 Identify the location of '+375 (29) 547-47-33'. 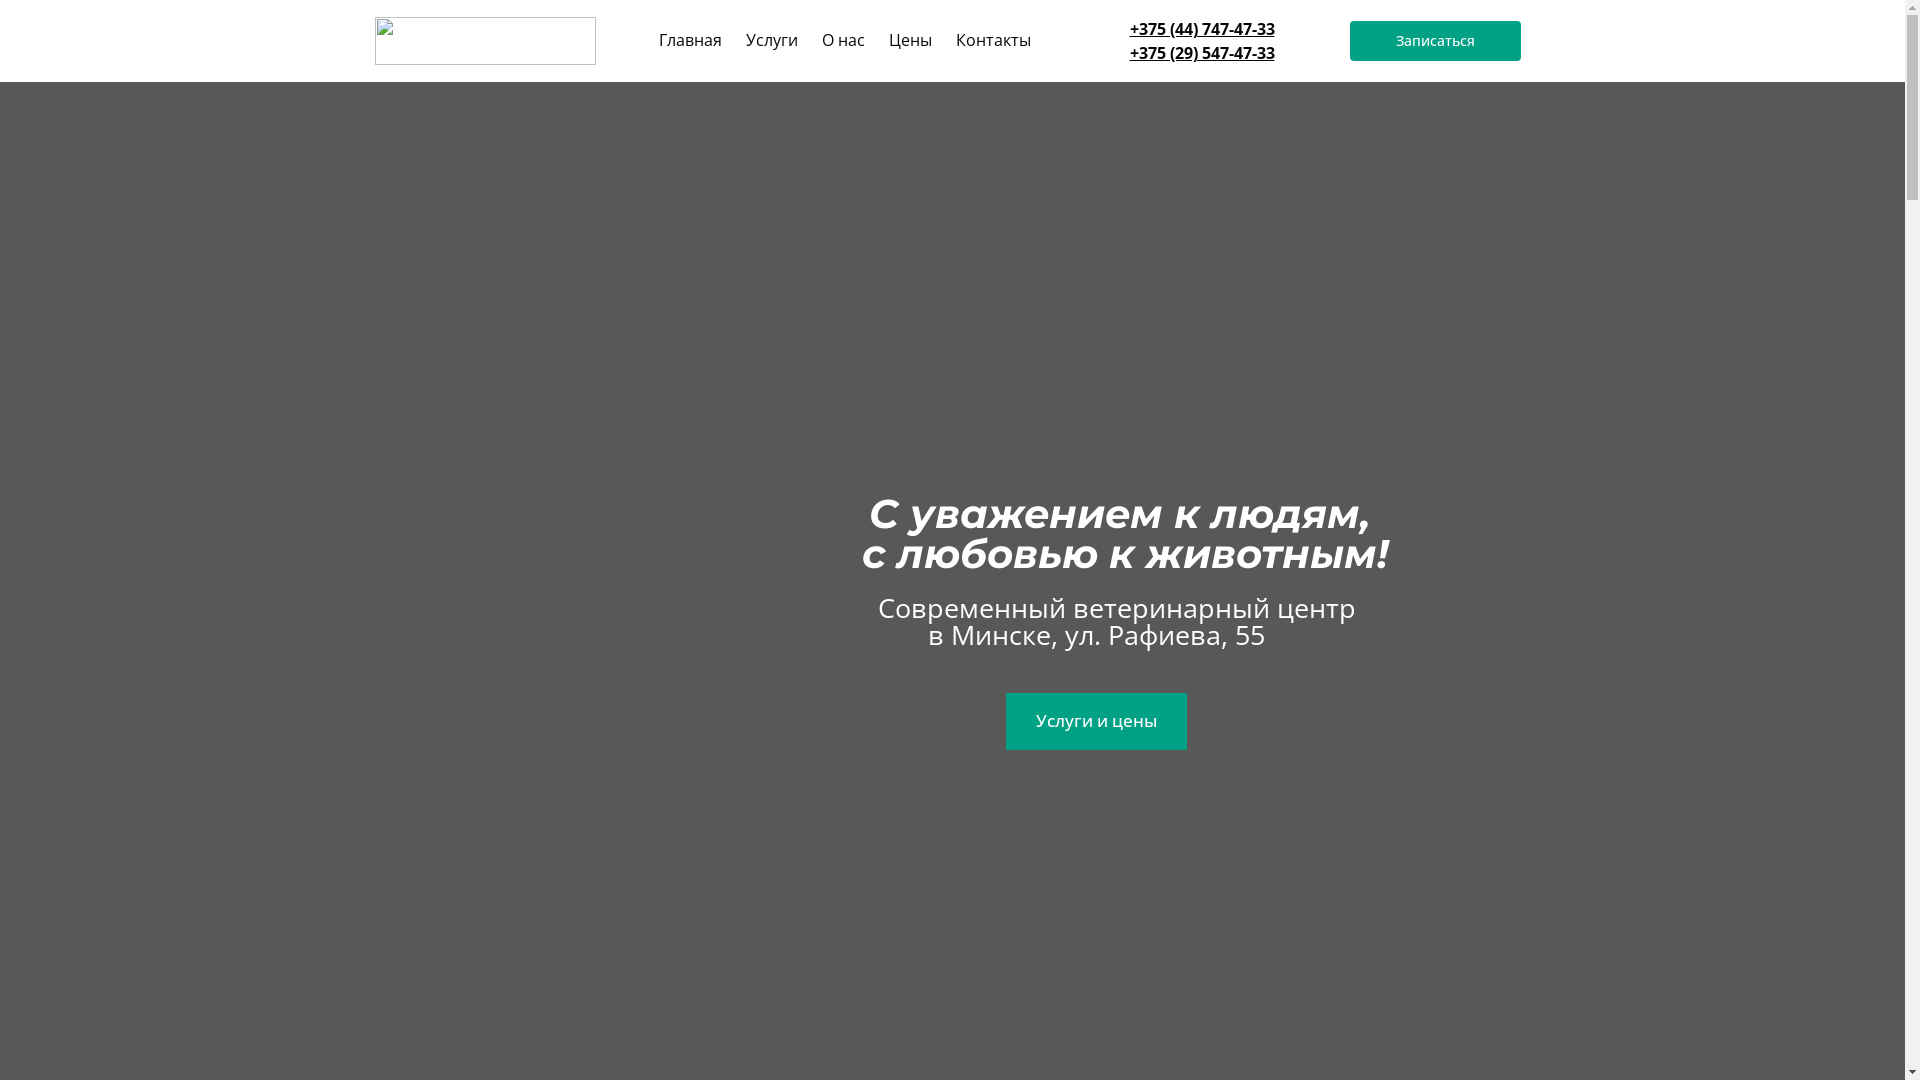
(1201, 52).